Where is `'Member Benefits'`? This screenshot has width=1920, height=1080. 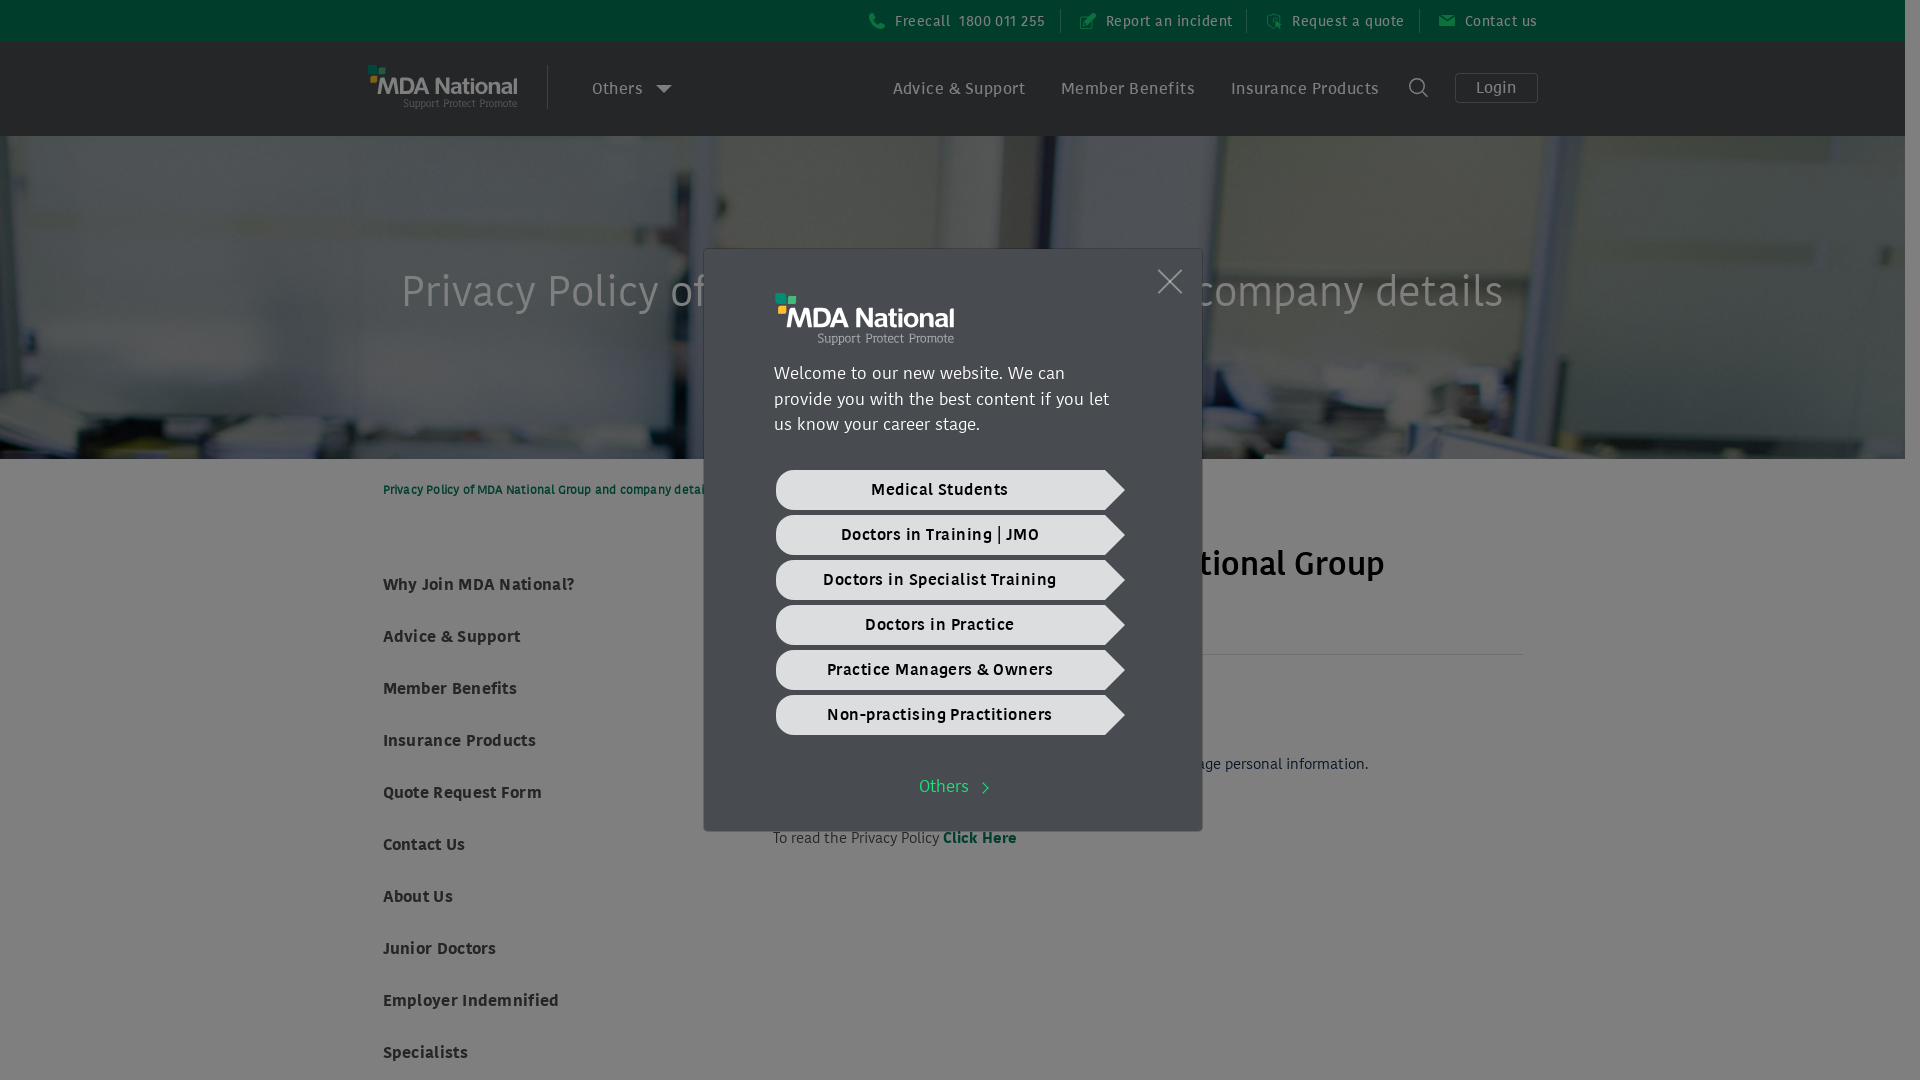 'Member Benefits' is located at coordinates (1128, 87).